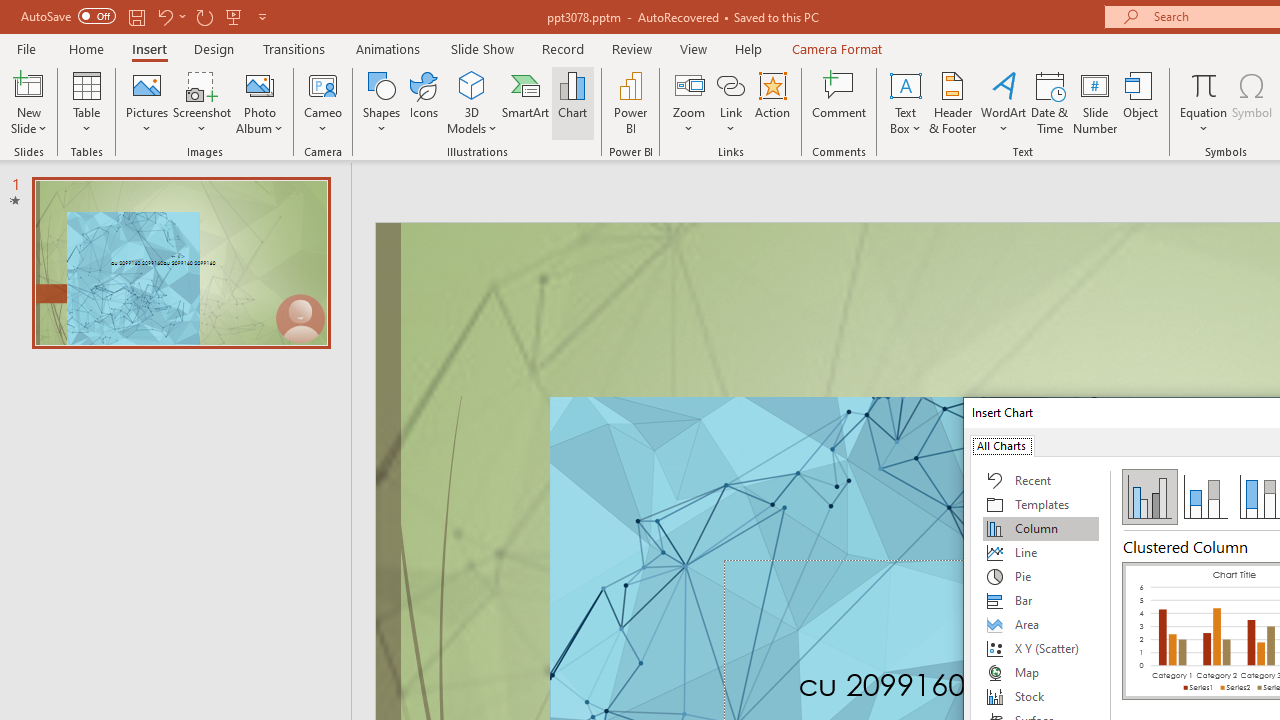 This screenshot has height=720, width=1280. Describe the element at coordinates (471, 84) in the screenshot. I see `'3D Models'` at that location.